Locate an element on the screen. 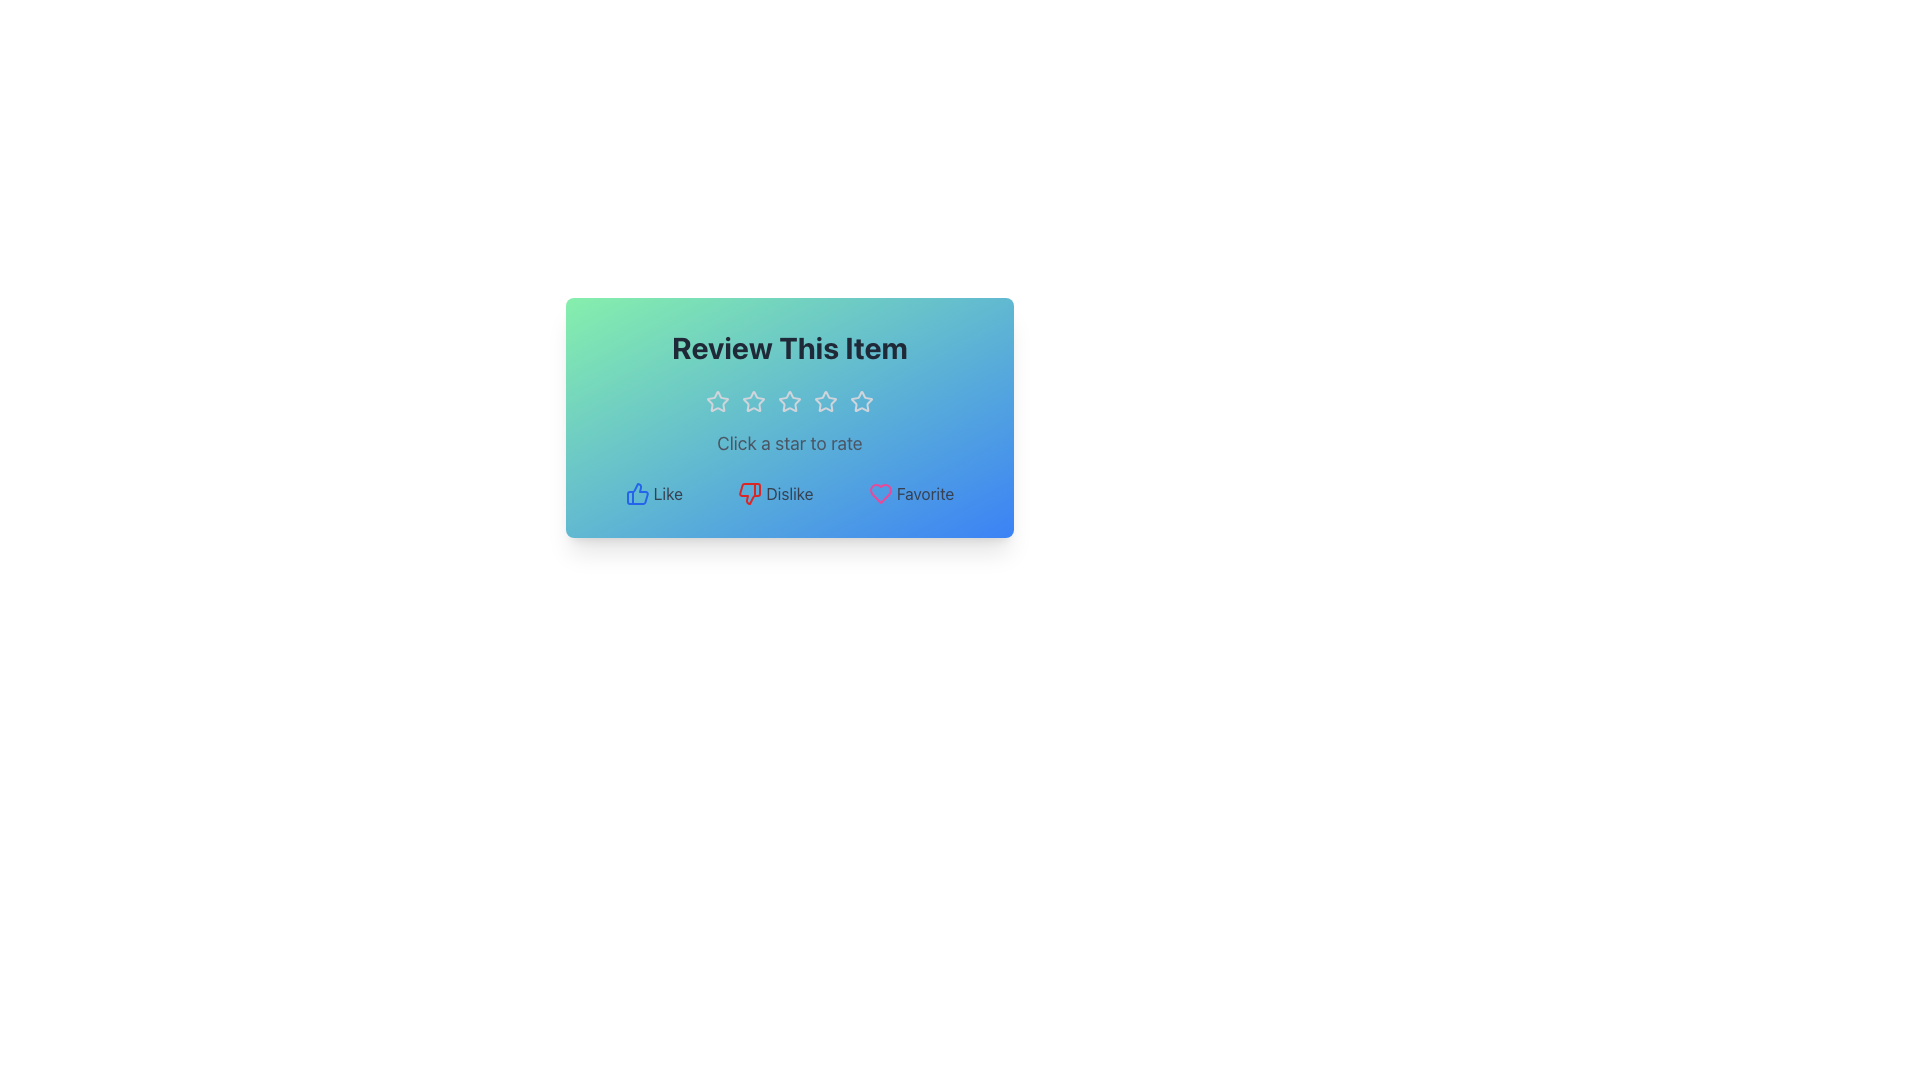  the star in the multi-functional rating and feedback panel is located at coordinates (789, 416).